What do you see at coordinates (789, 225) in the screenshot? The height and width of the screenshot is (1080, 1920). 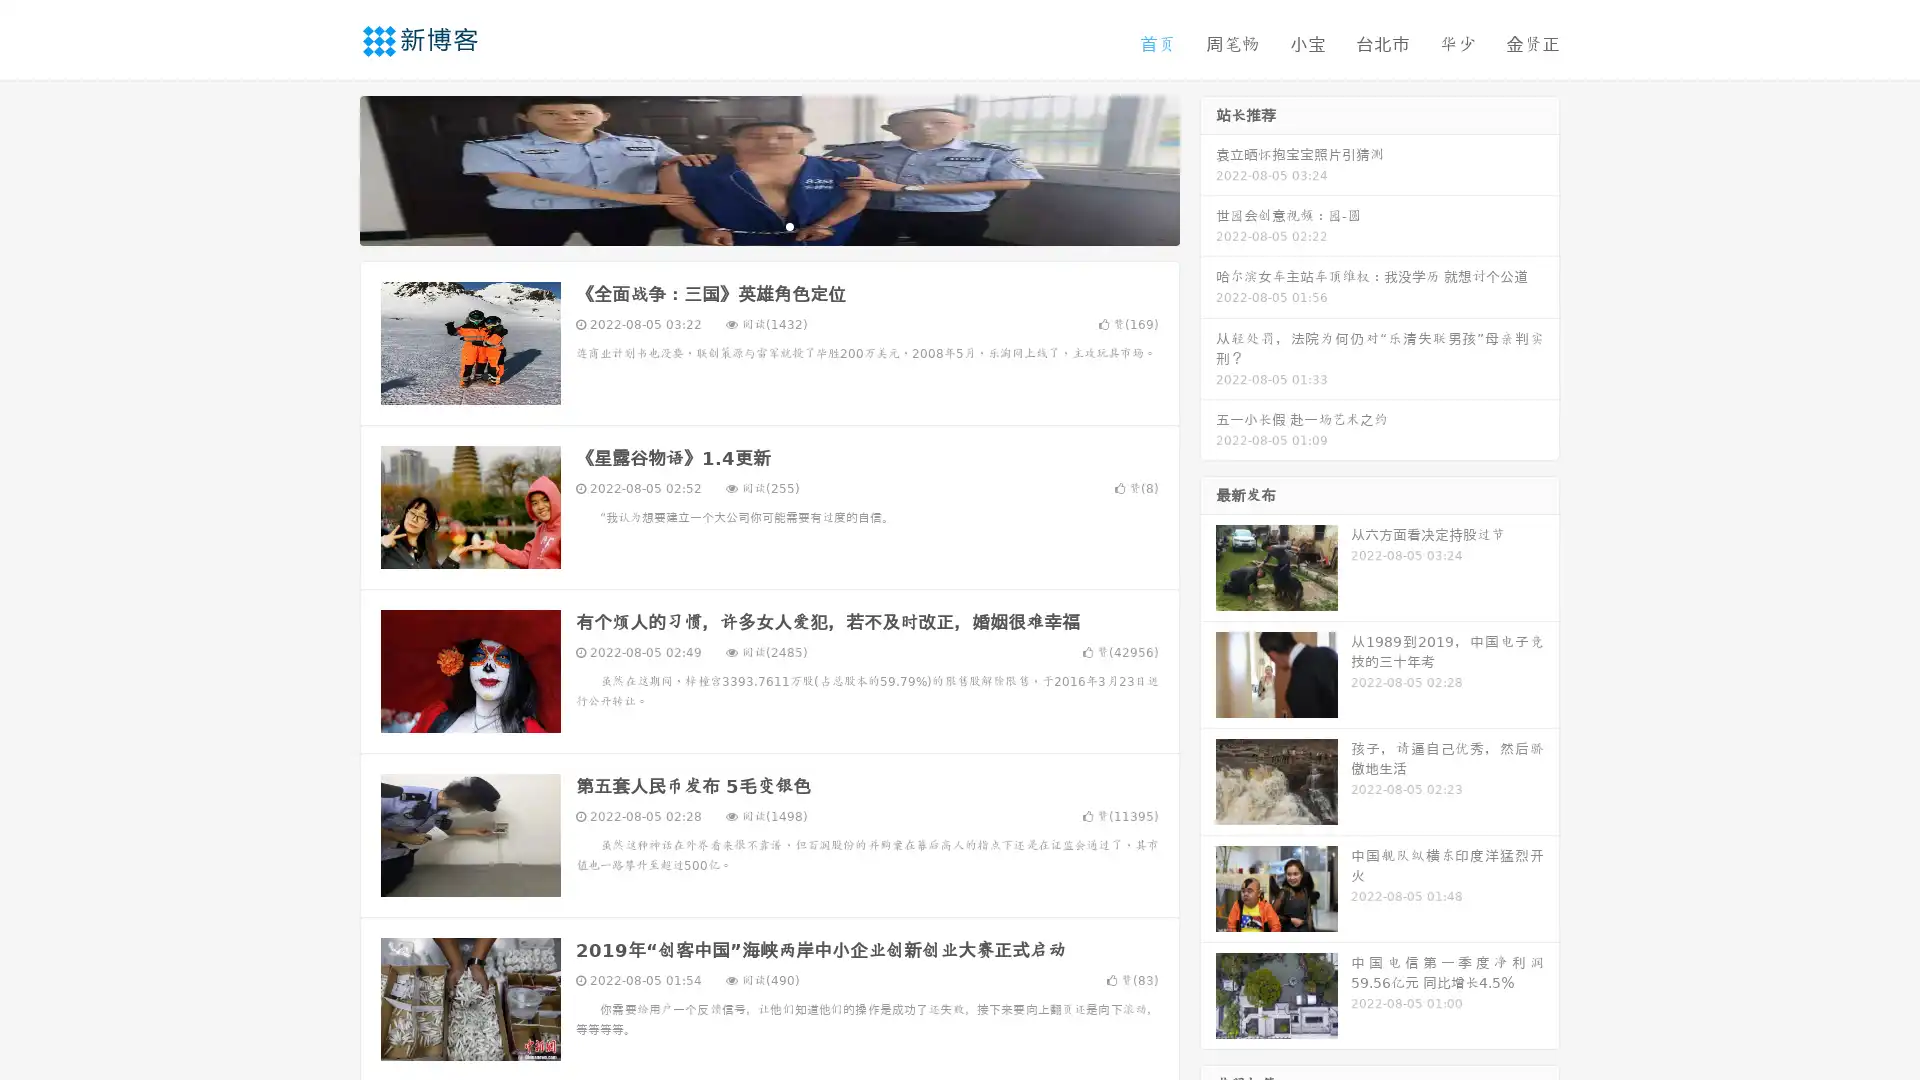 I see `Go to slide 3` at bounding box center [789, 225].